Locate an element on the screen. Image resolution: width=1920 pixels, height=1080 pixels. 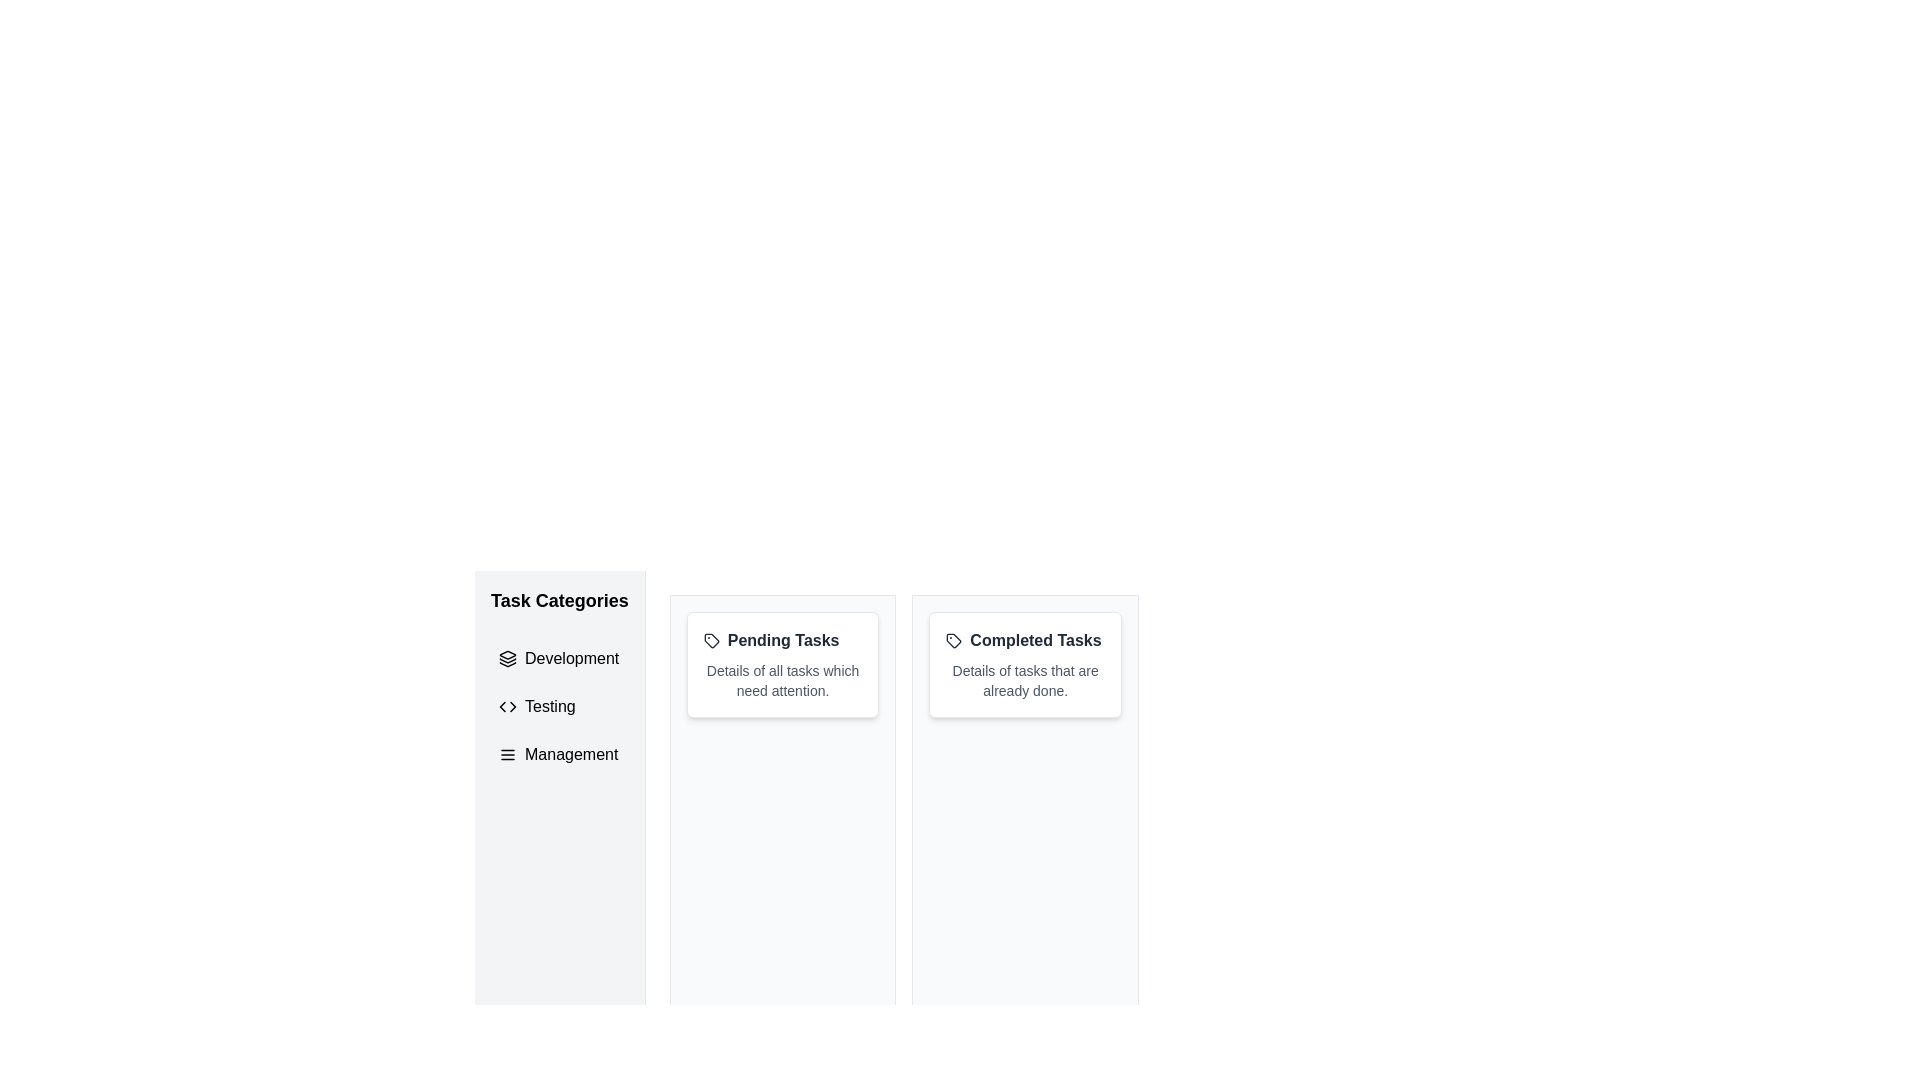
the 'Management' text label located under the 'Task Categories' section, adjacent to the menu icon is located at coordinates (570, 755).